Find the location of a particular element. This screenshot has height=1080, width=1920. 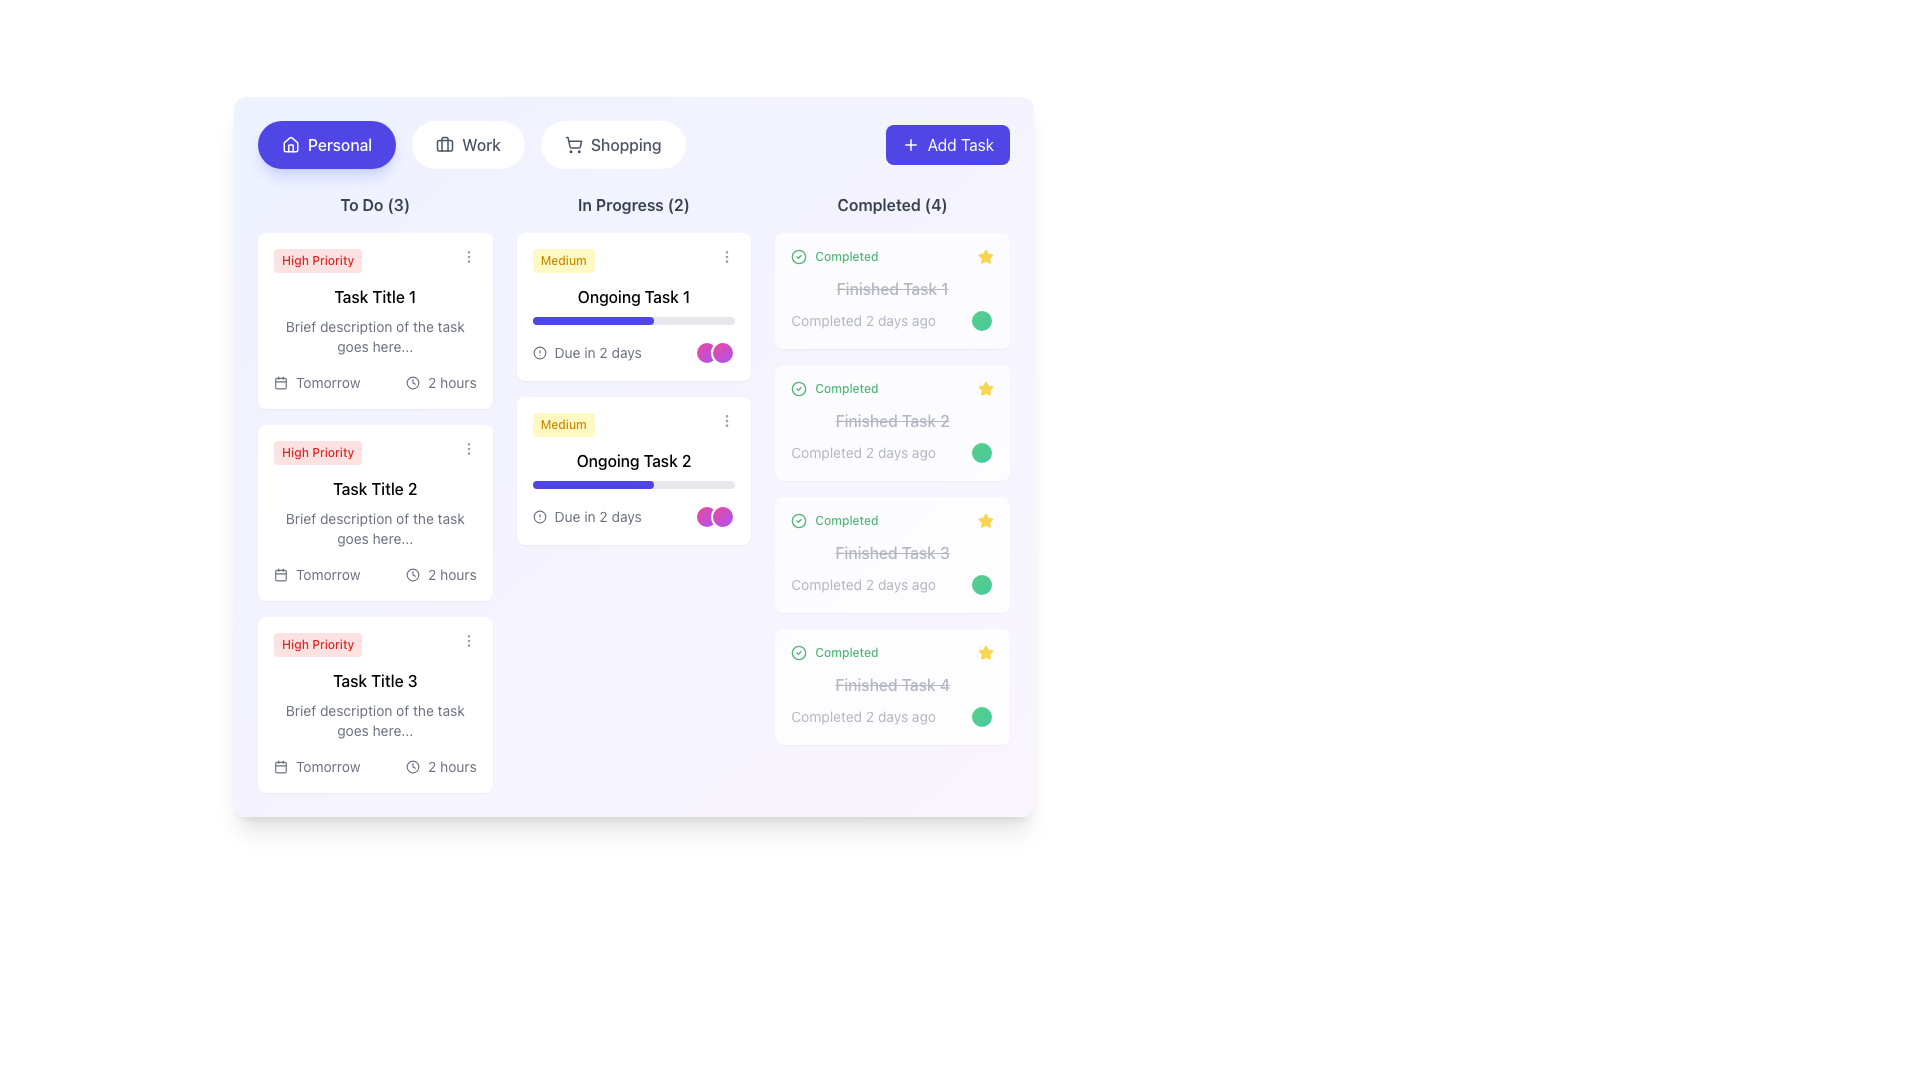

the 'Completed' text label with a checkmark icon located in the third task card of the 'Completed' column is located at coordinates (835, 519).